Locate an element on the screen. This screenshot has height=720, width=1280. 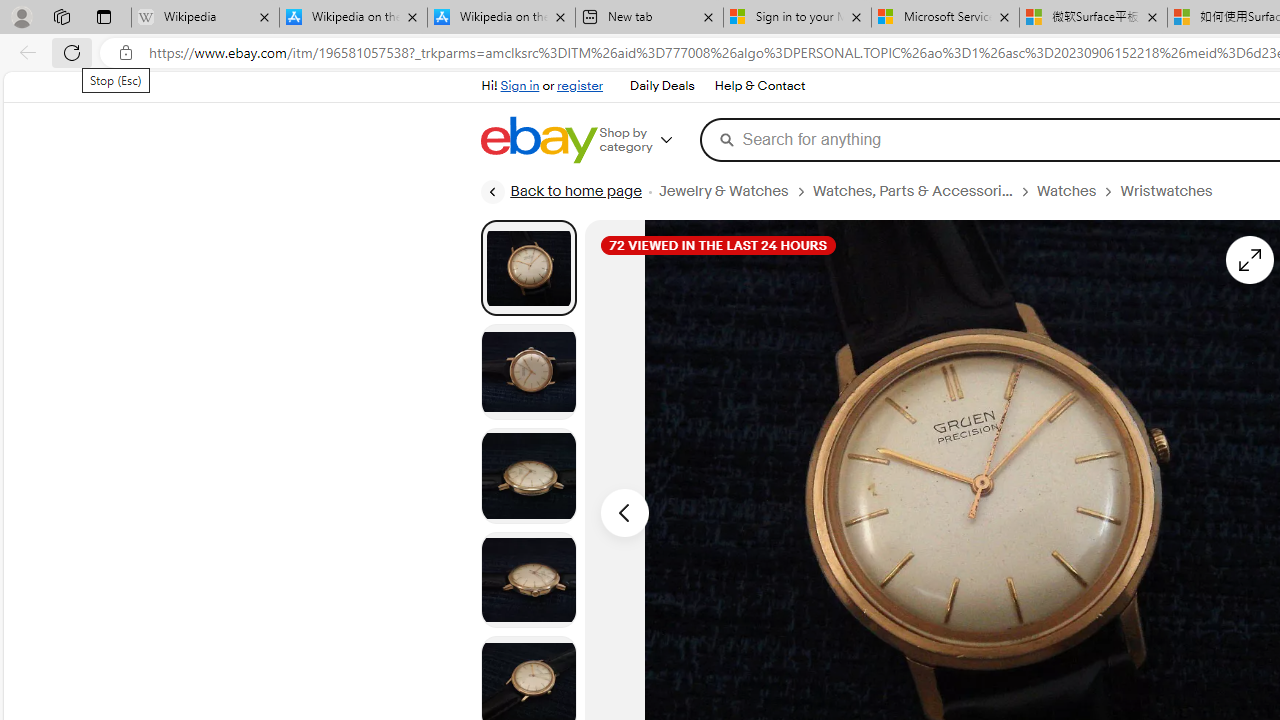
'Jewelry & Watches' is located at coordinates (722, 191).